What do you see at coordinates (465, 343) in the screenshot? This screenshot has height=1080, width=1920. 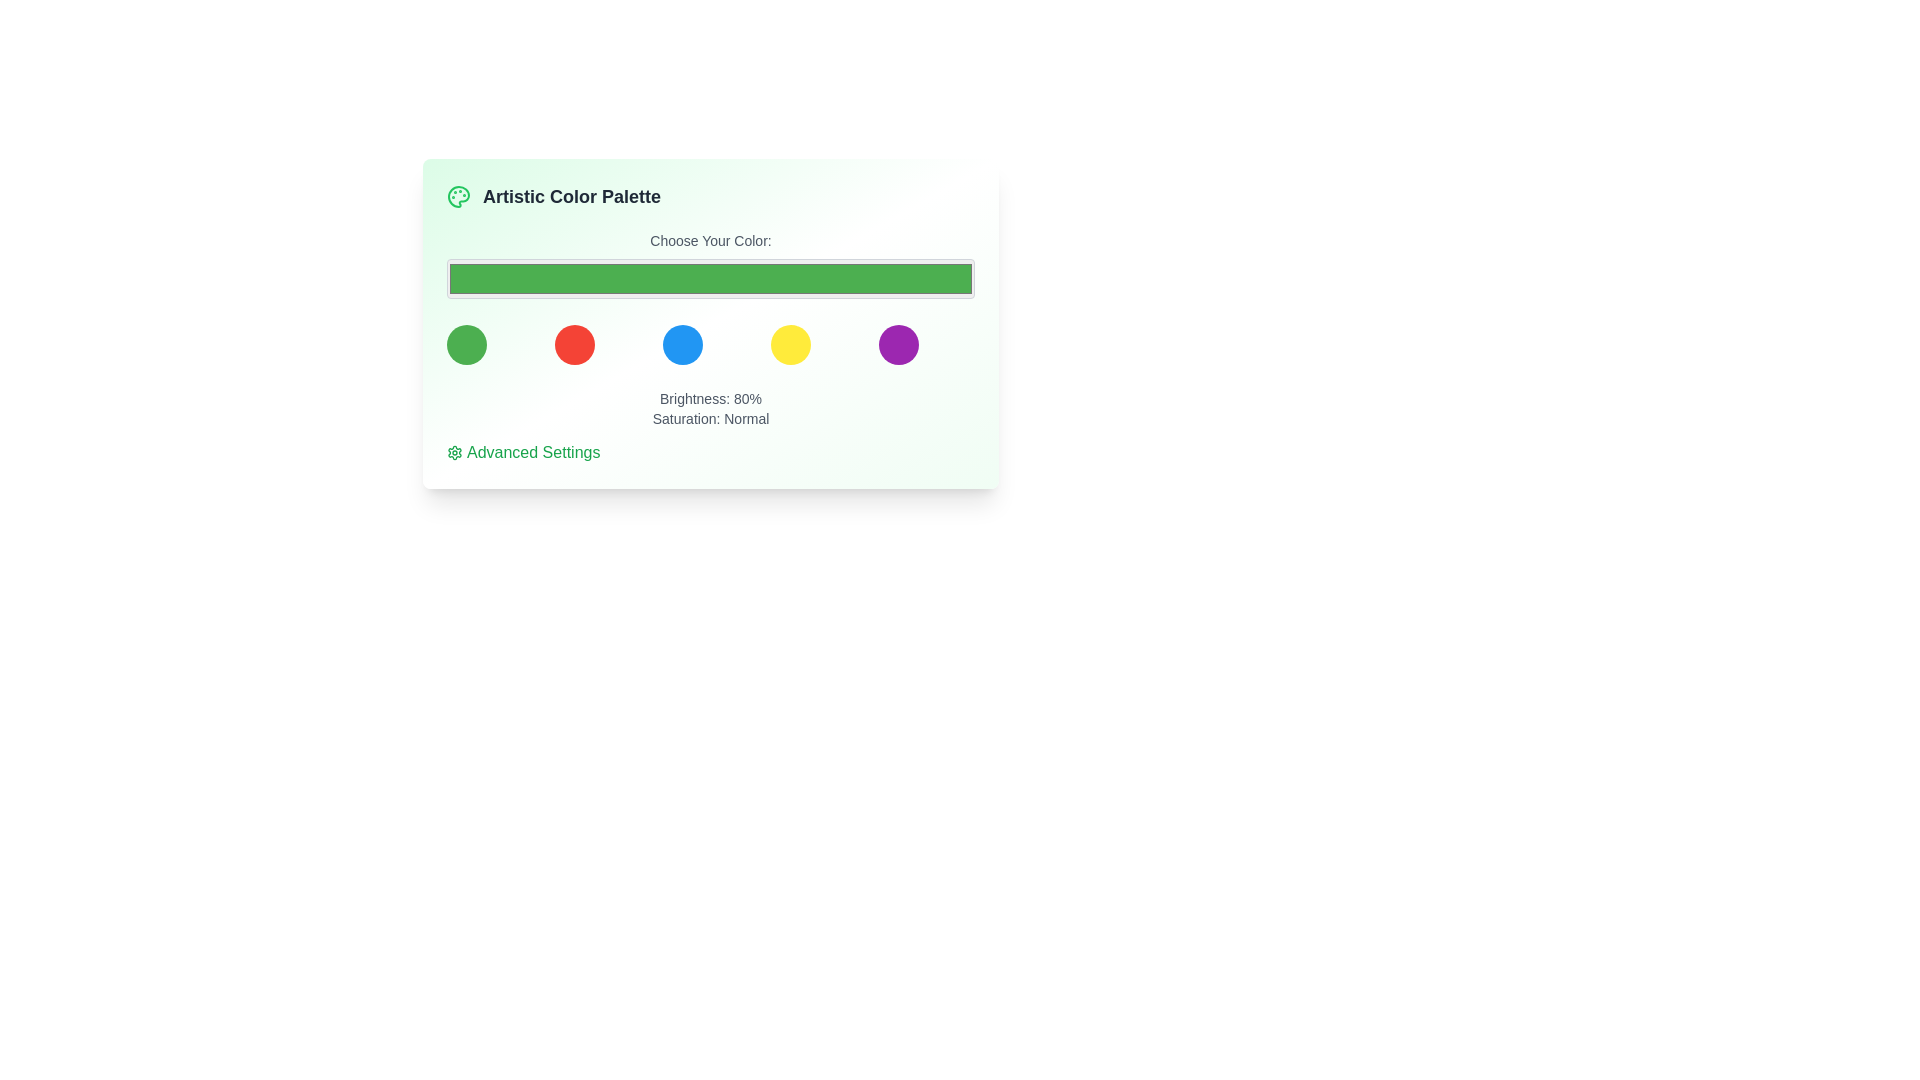 I see `the selectable circular button with a green background located as the first item in a horizontal grid layout to observe the border change` at bounding box center [465, 343].